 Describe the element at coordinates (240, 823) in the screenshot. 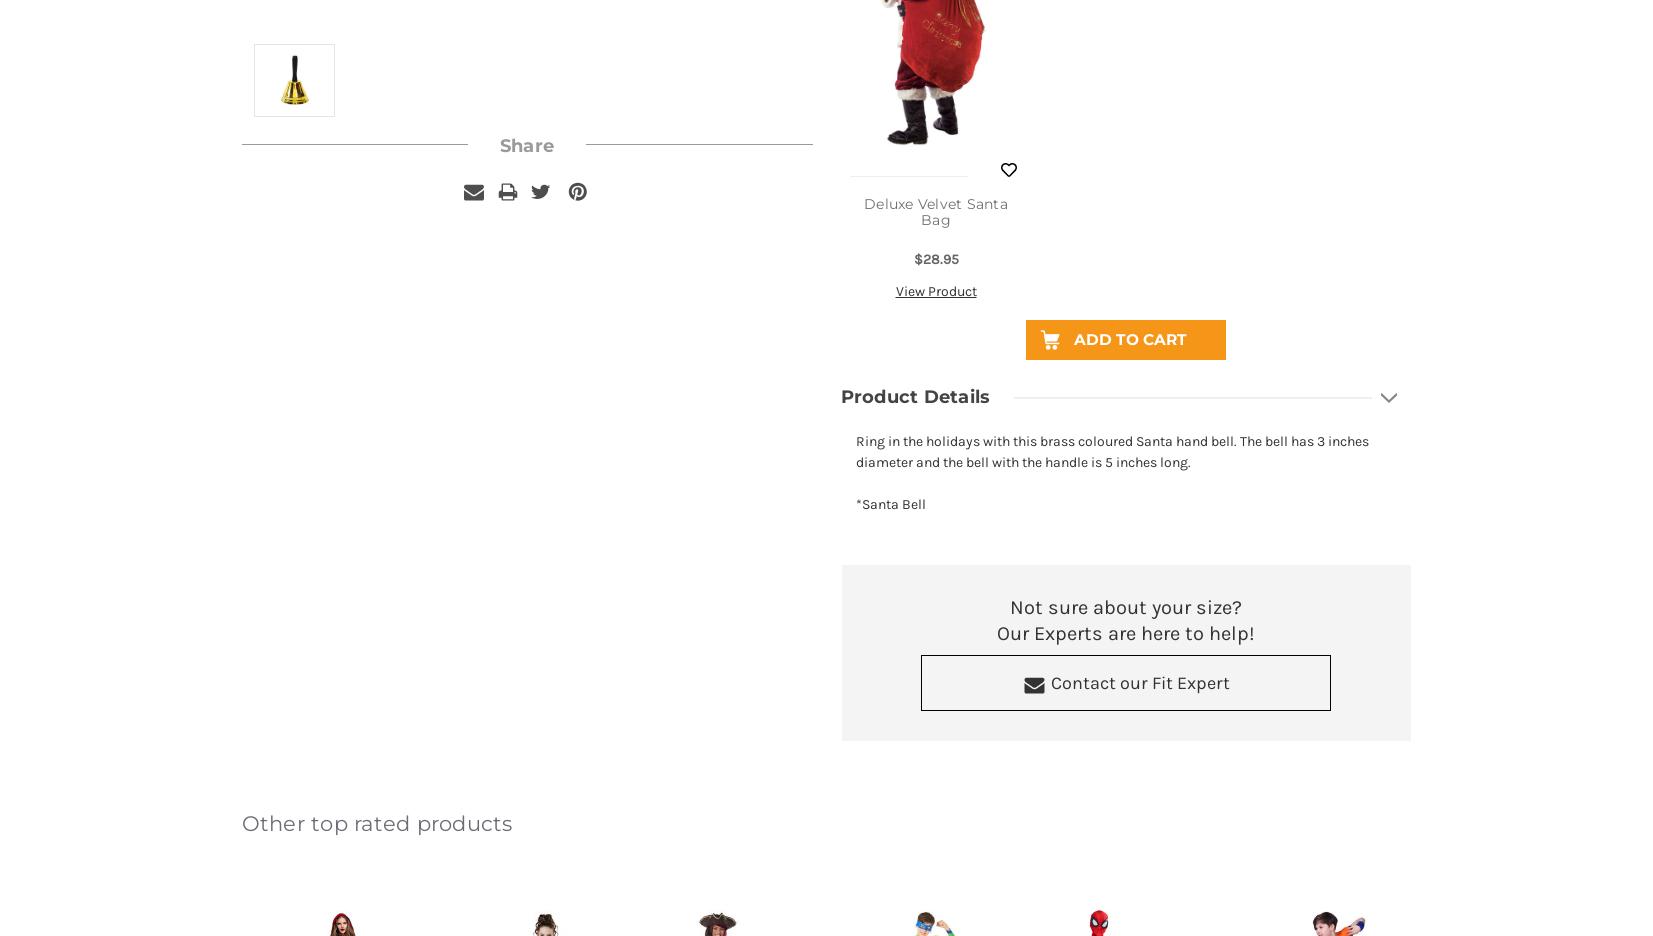

I see `'Other top rated products'` at that location.